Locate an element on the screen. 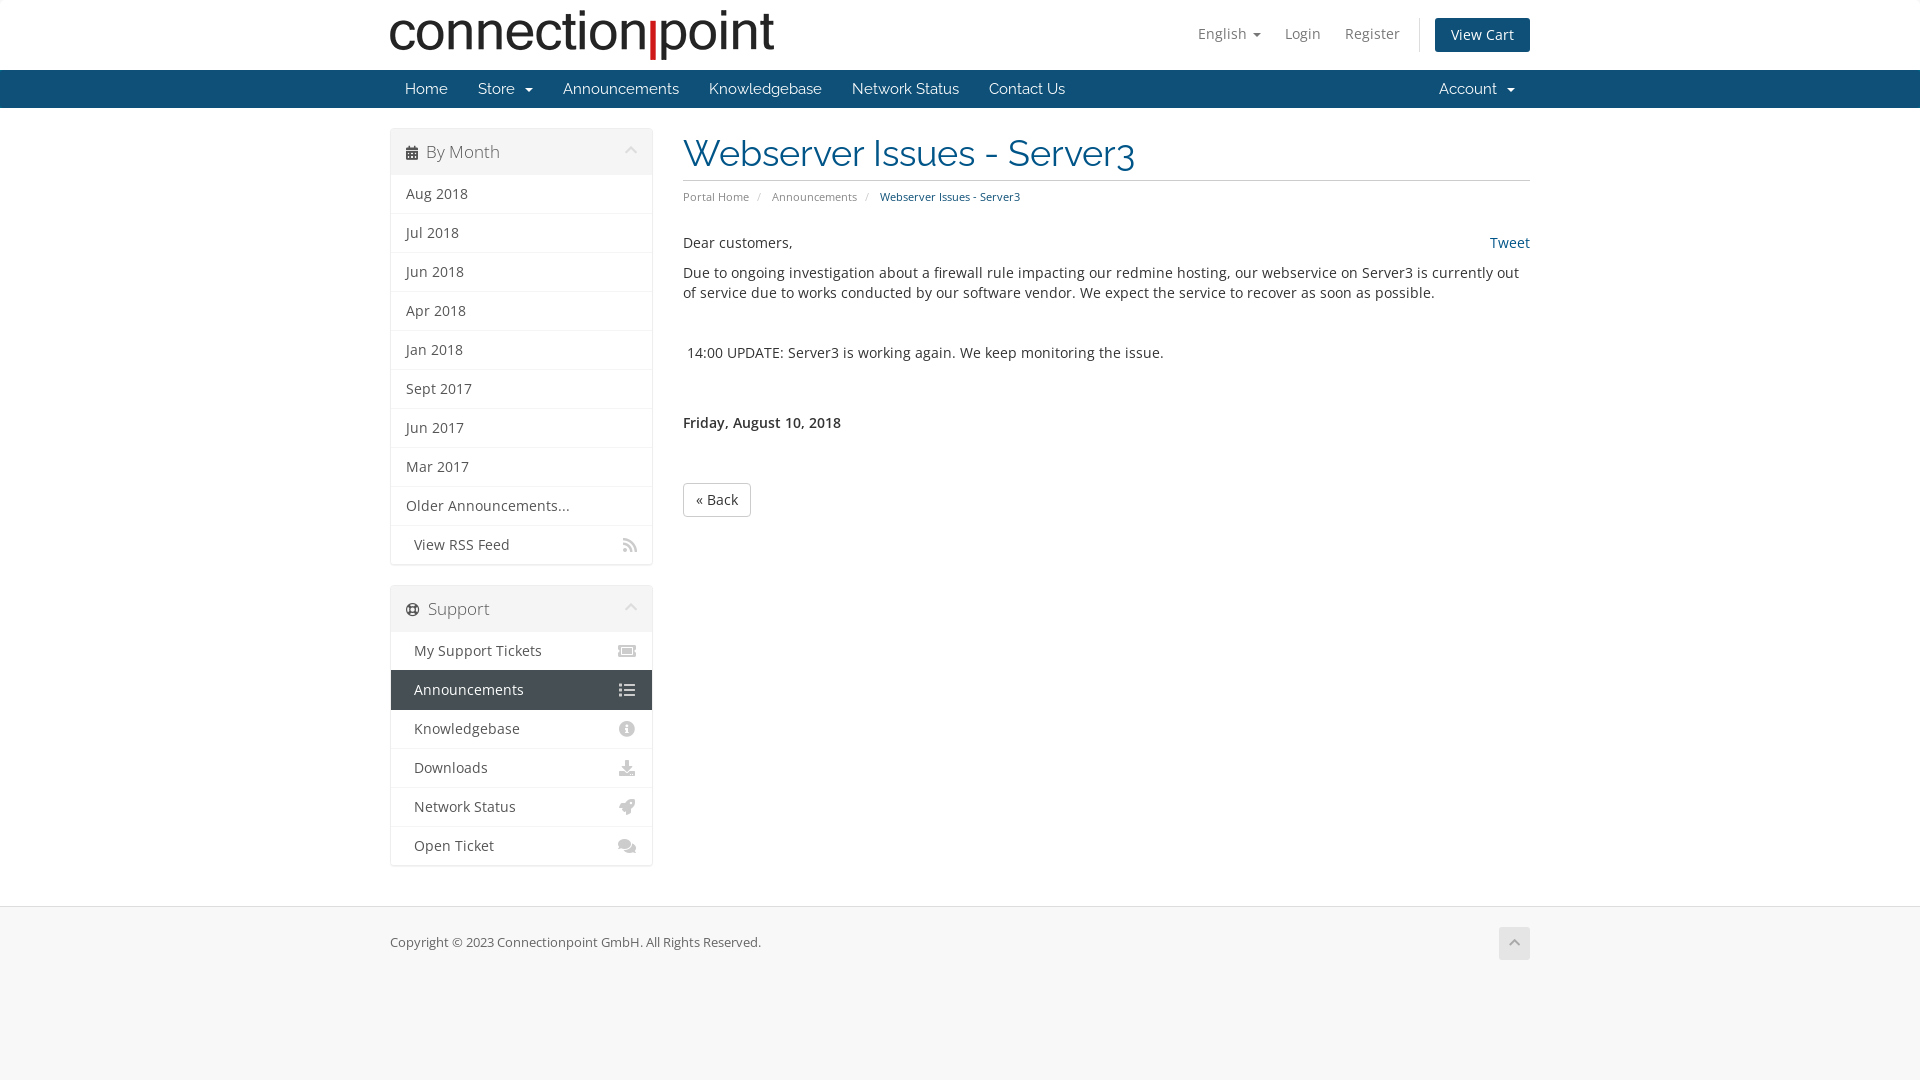 The image size is (1920, 1080). 'Register' is located at coordinates (1371, 34).